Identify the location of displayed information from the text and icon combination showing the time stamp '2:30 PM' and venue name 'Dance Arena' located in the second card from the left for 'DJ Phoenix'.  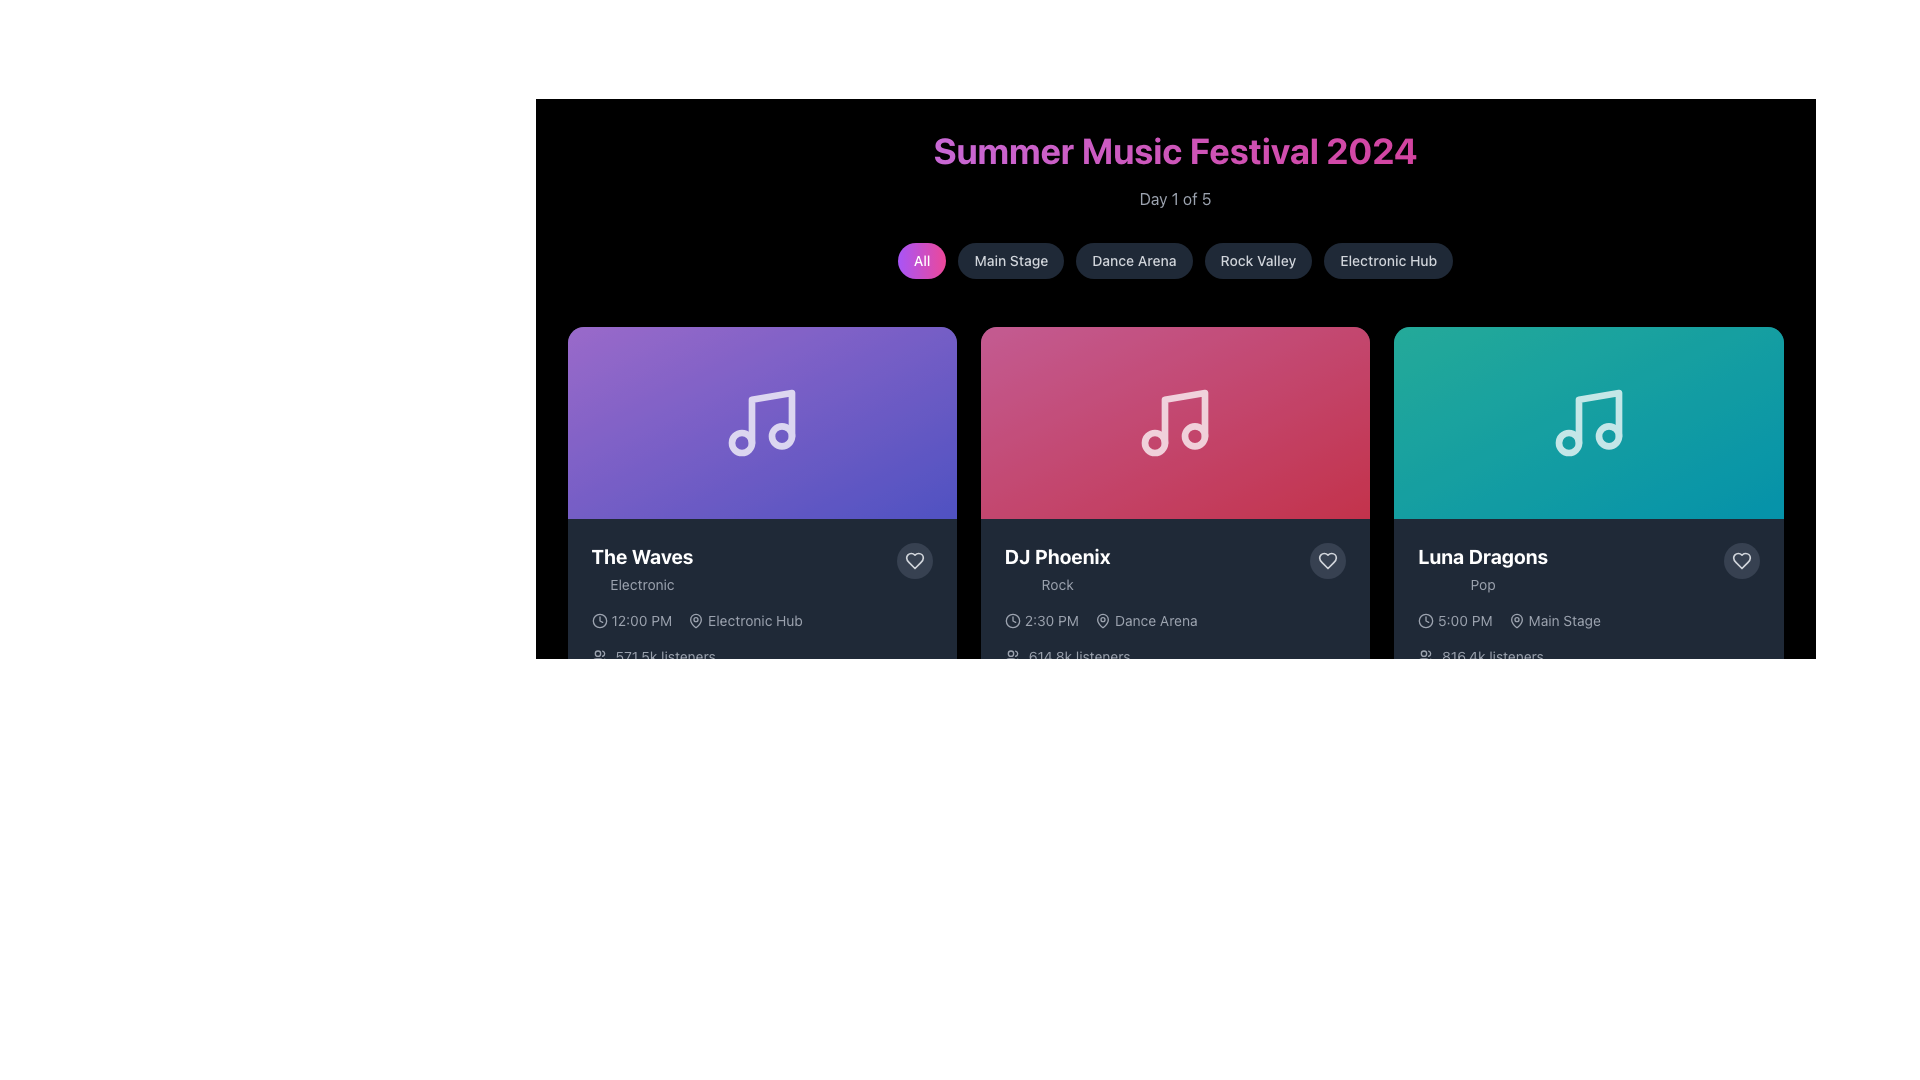
(1175, 620).